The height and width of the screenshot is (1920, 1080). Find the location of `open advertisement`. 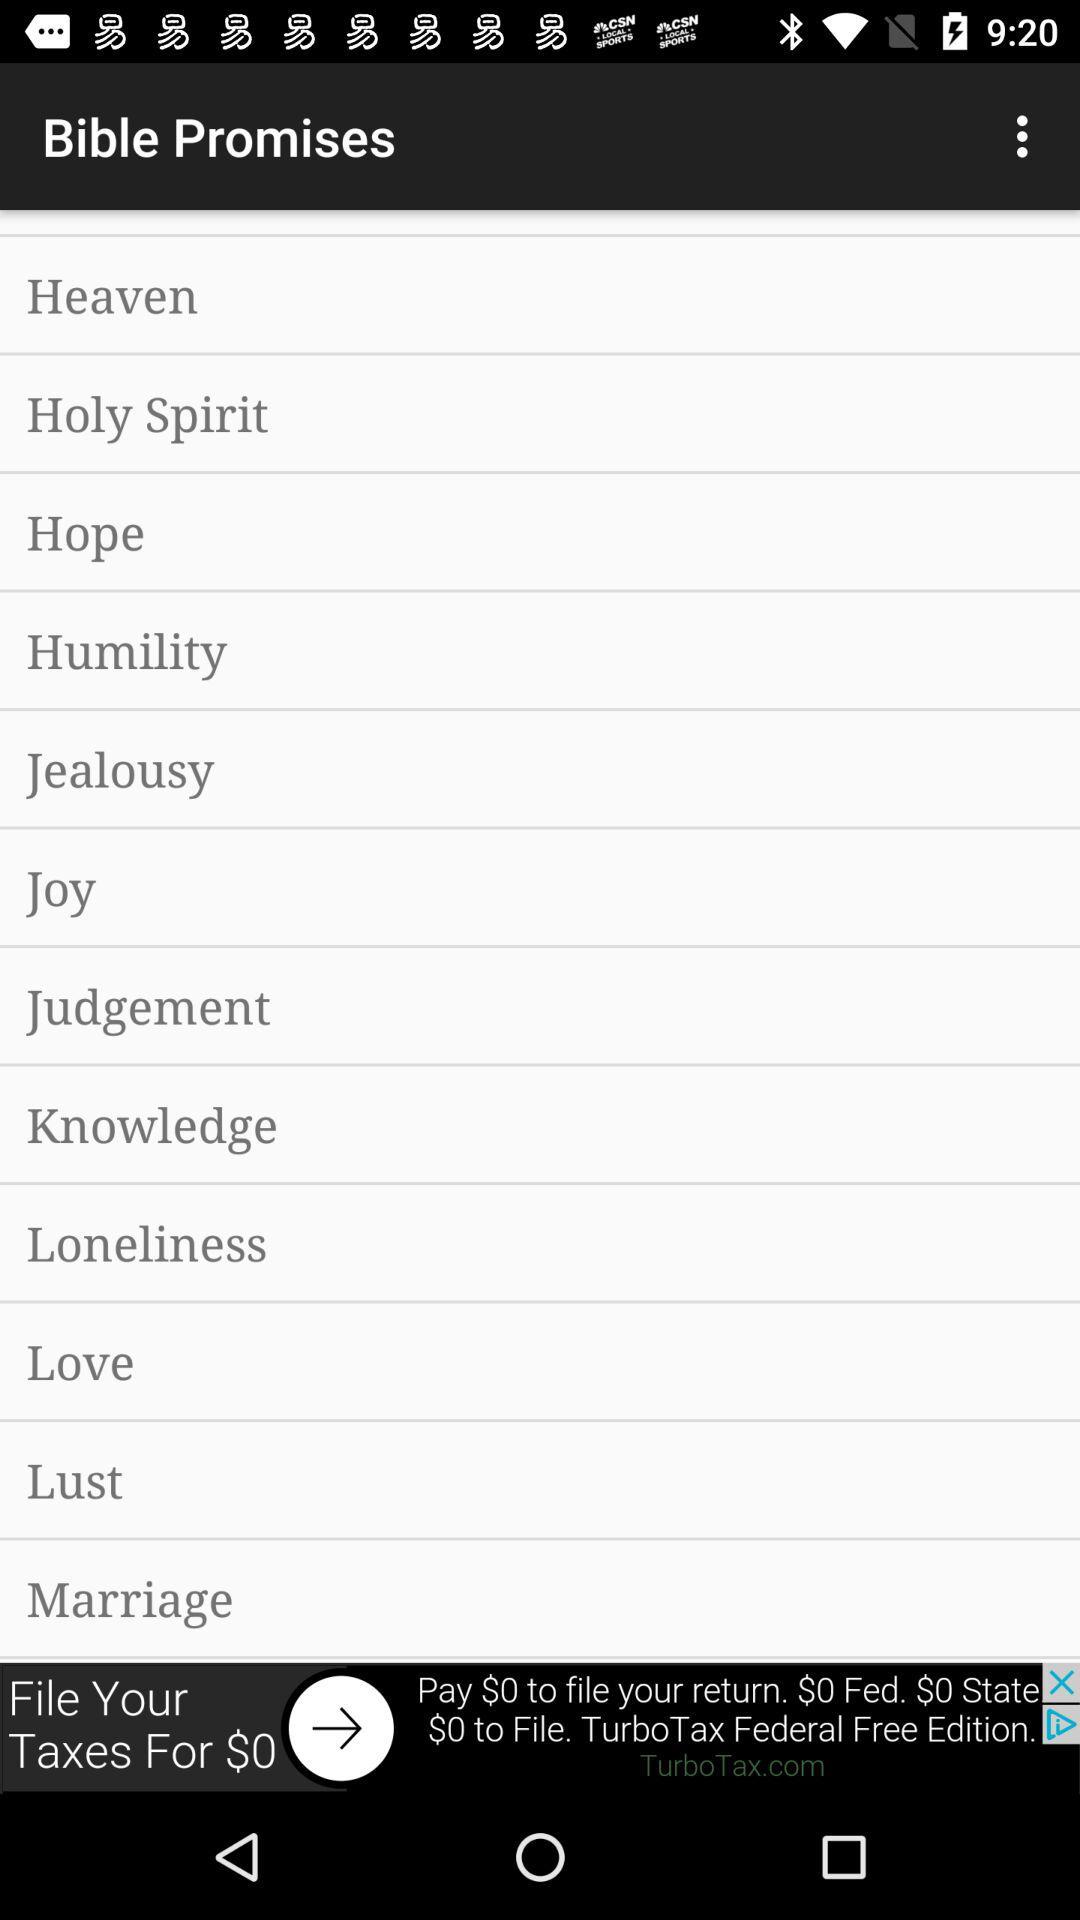

open advertisement is located at coordinates (540, 1727).